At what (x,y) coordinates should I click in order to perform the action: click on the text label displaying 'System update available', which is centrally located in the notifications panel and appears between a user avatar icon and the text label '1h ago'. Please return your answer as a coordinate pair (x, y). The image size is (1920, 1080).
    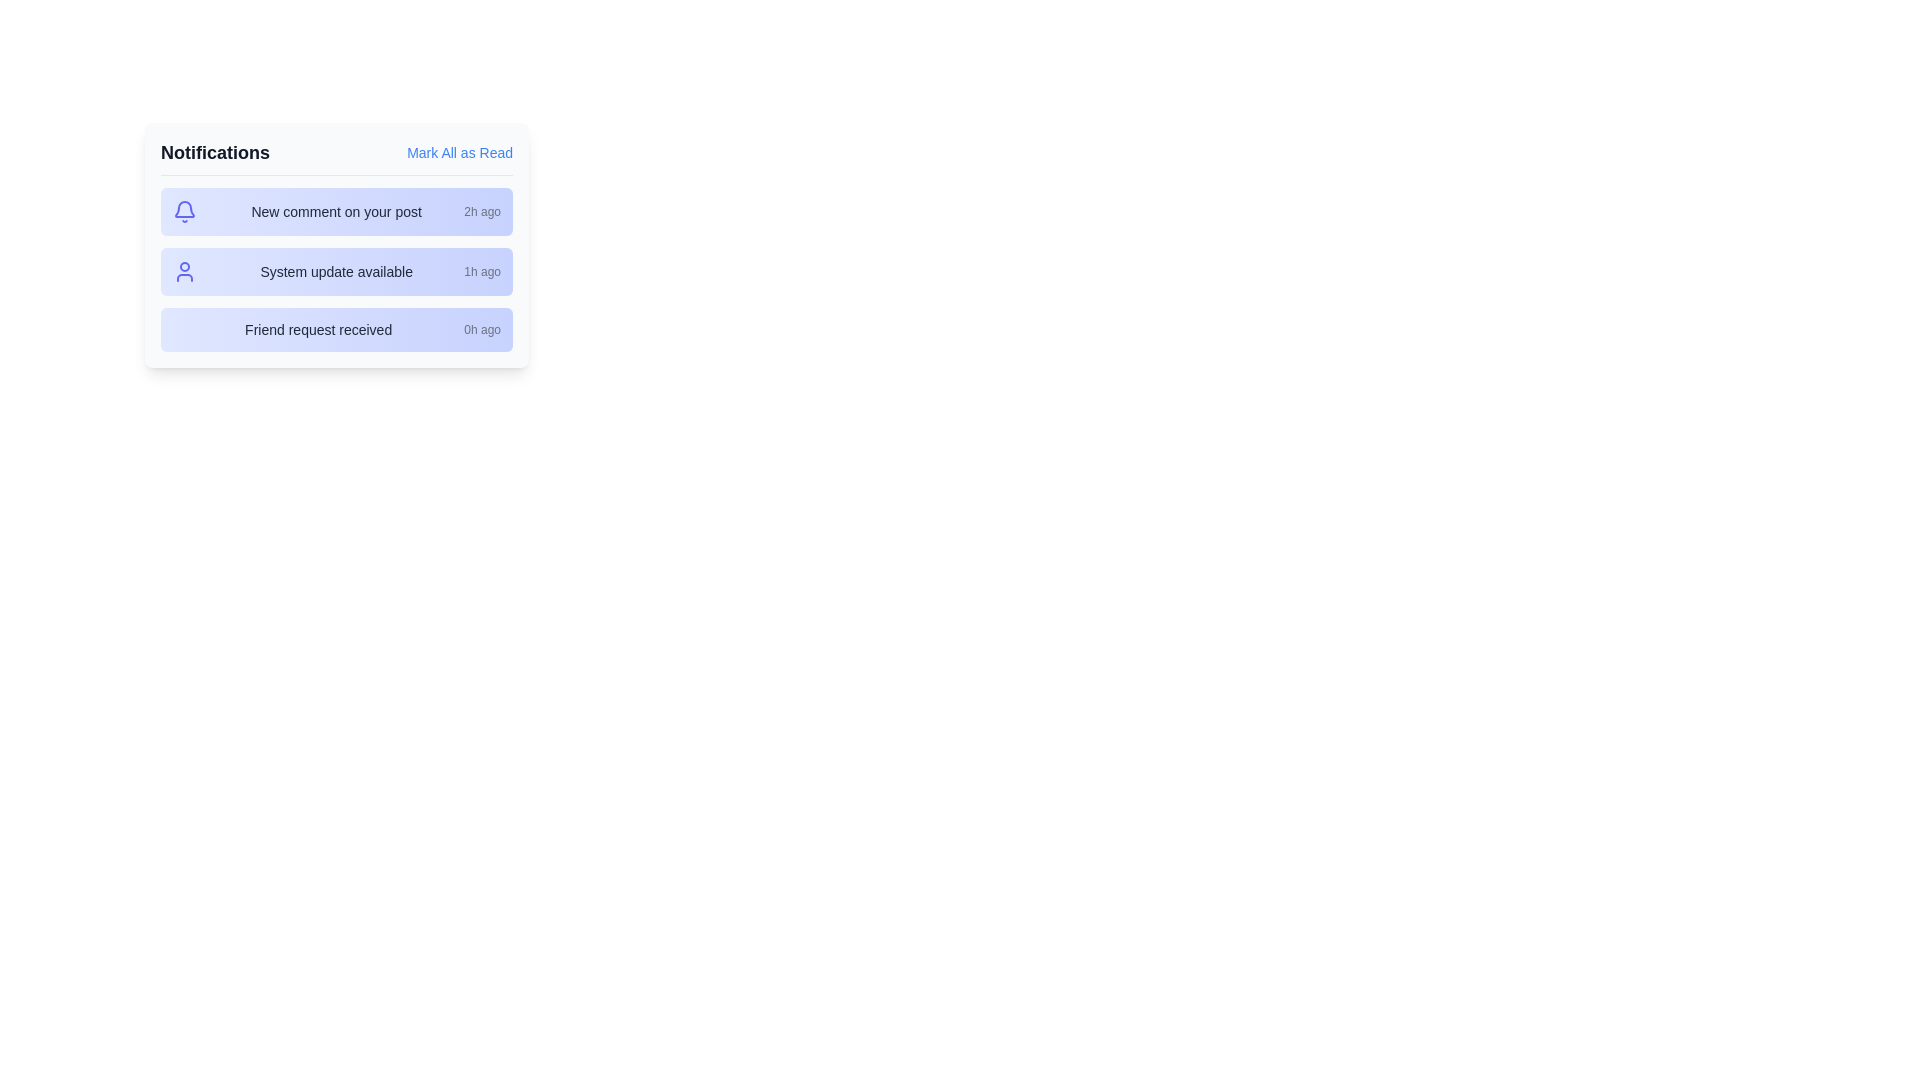
    Looking at the image, I should click on (336, 272).